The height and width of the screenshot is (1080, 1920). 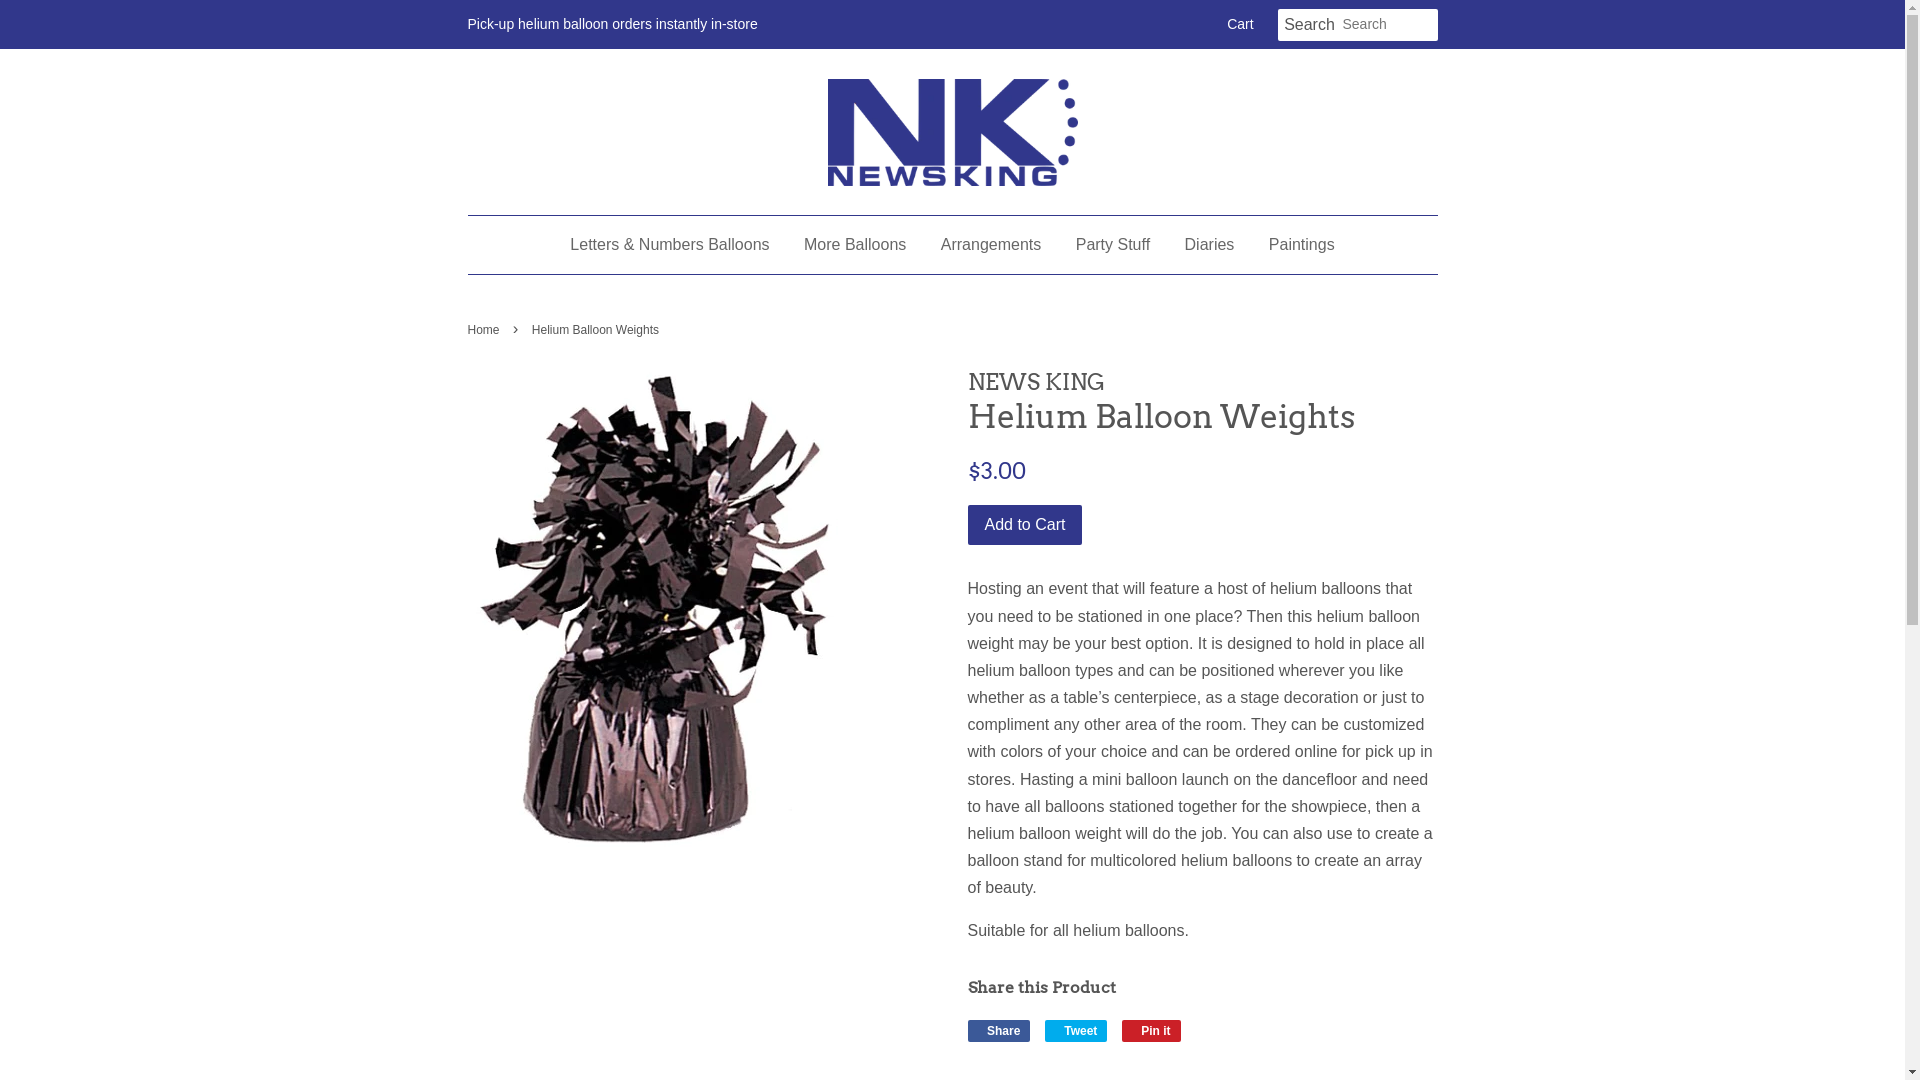 What do you see at coordinates (1122, 1030) in the screenshot?
I see `'Pin it` at bounding box center [1122, 1030].